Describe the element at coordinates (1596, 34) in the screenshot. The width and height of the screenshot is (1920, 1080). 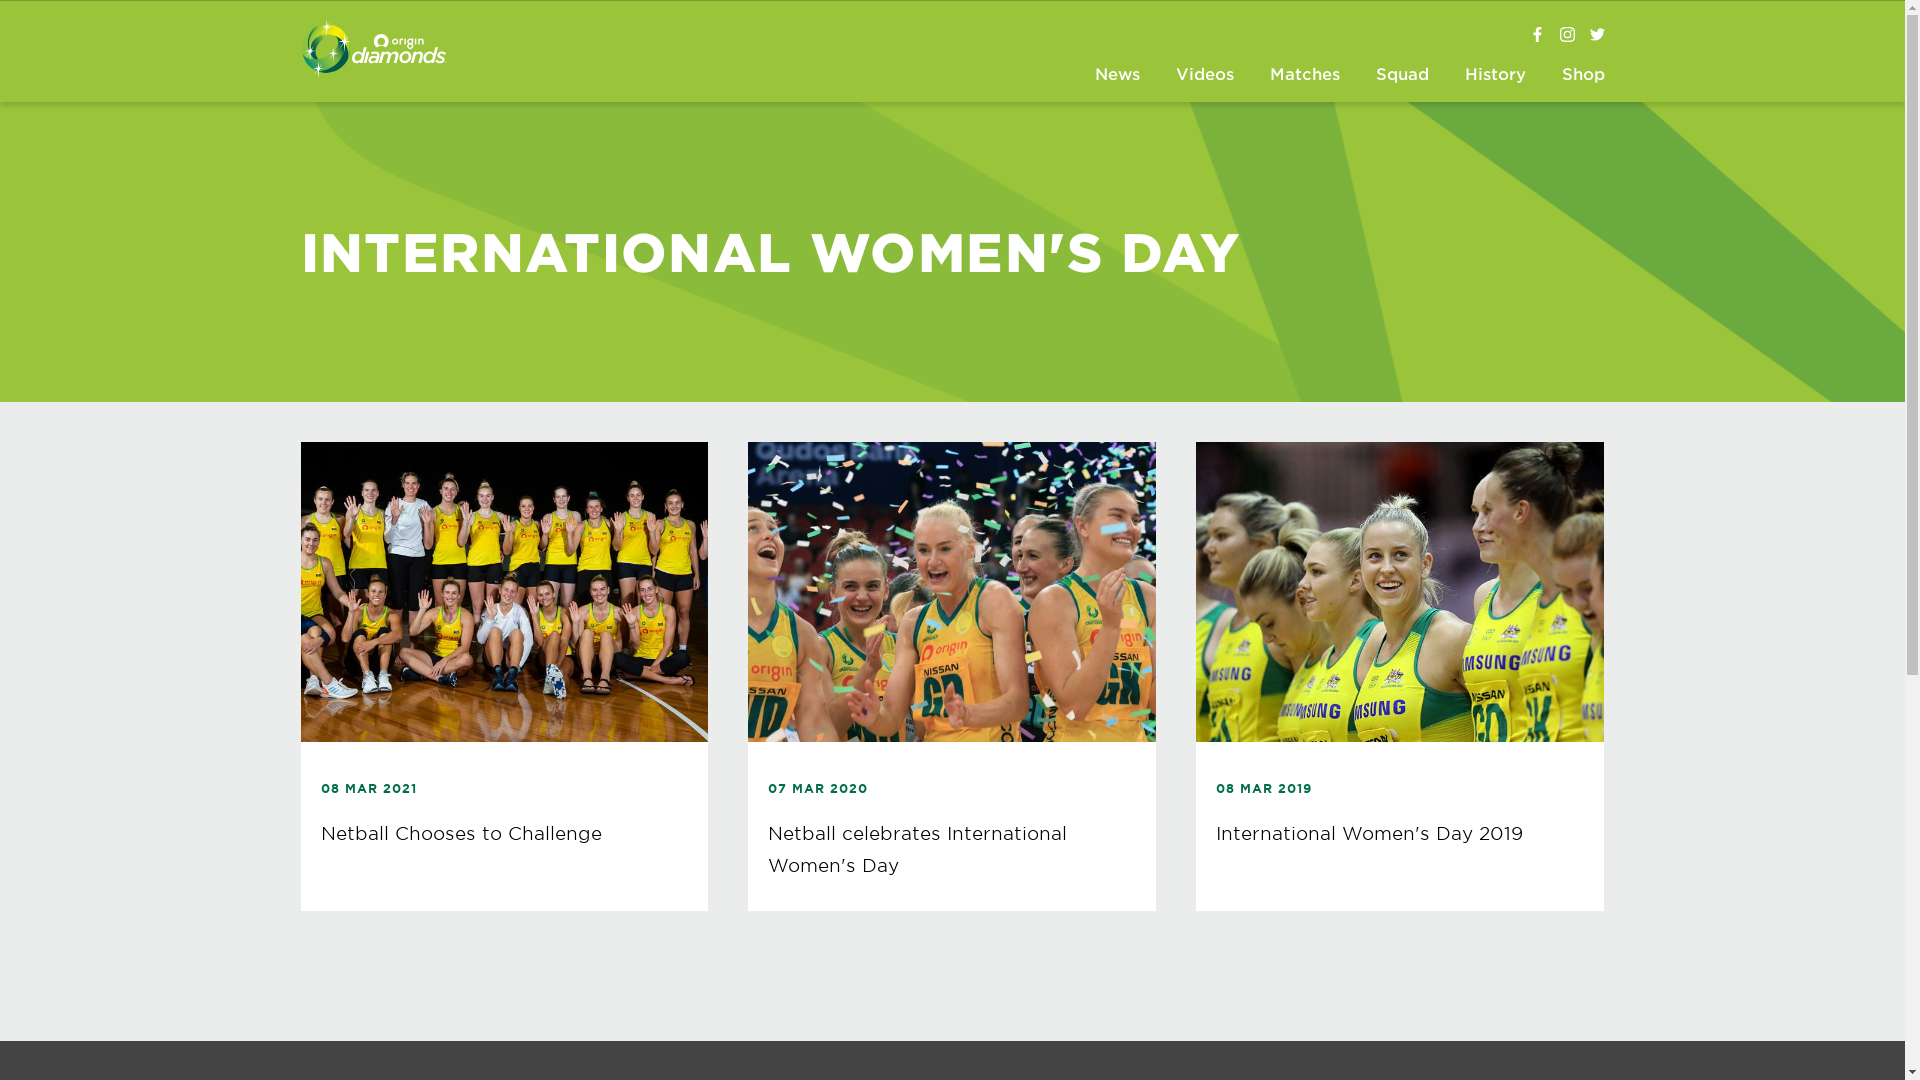
I see `'@AussieDiamonds'` at that location.